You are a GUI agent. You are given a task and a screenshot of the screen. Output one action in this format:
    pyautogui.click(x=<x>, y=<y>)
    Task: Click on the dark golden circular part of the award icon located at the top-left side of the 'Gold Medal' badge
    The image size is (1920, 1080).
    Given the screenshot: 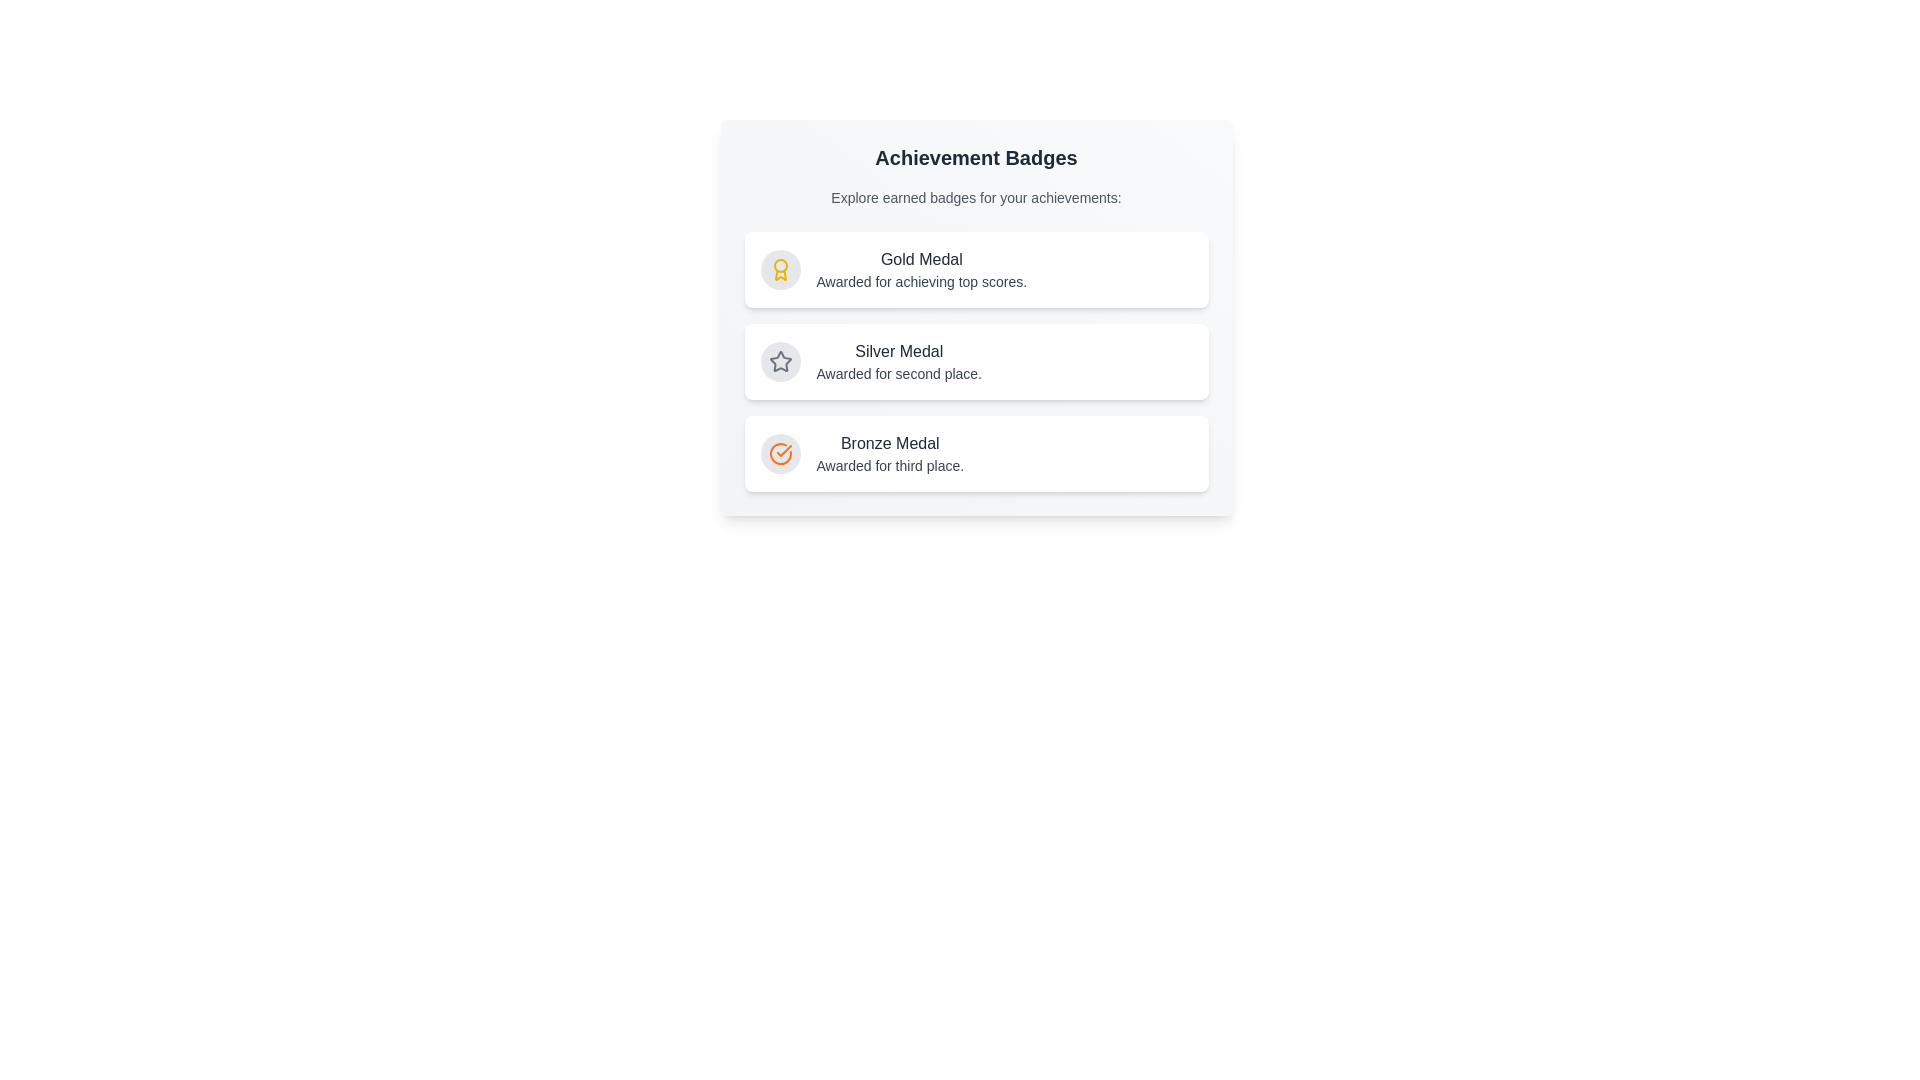 What is the action you would take?
    pyautogui.click(x=779, y=265)
    